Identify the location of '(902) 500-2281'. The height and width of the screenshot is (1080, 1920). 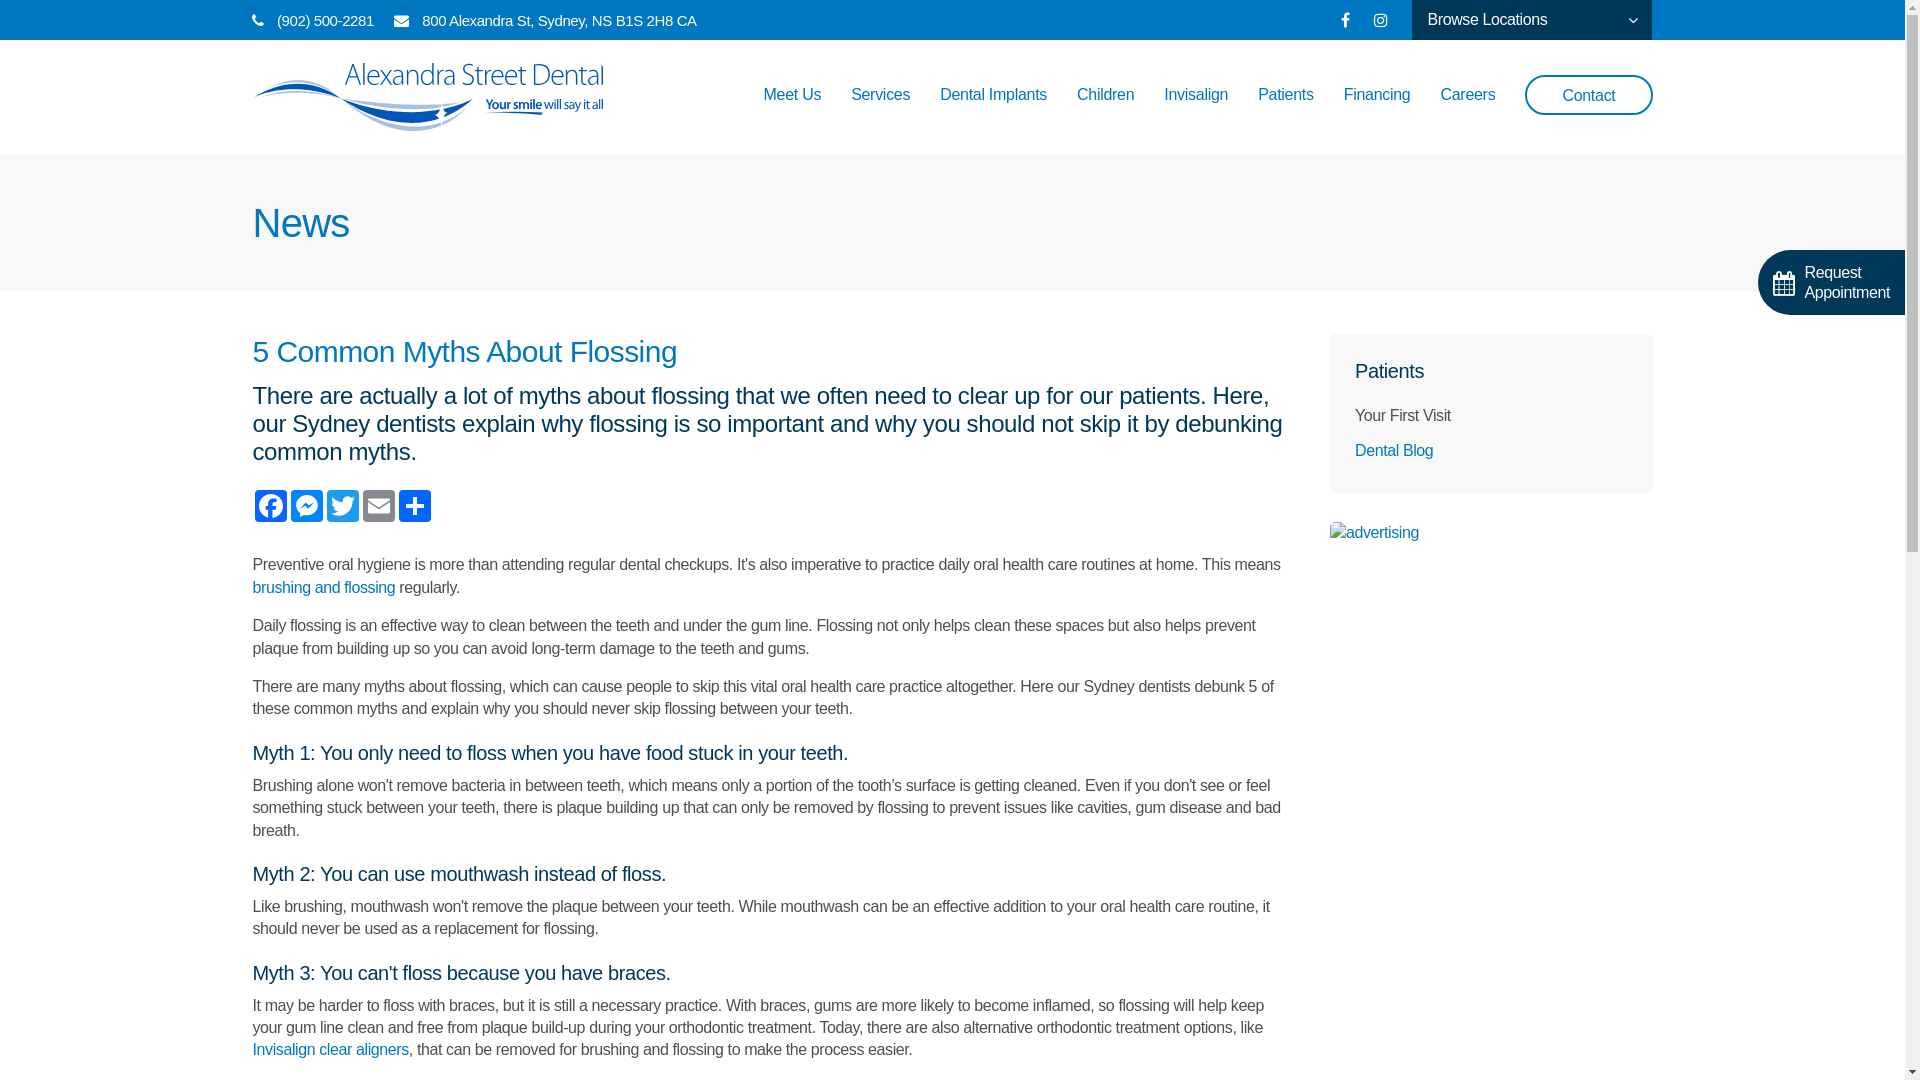
(276, 20).